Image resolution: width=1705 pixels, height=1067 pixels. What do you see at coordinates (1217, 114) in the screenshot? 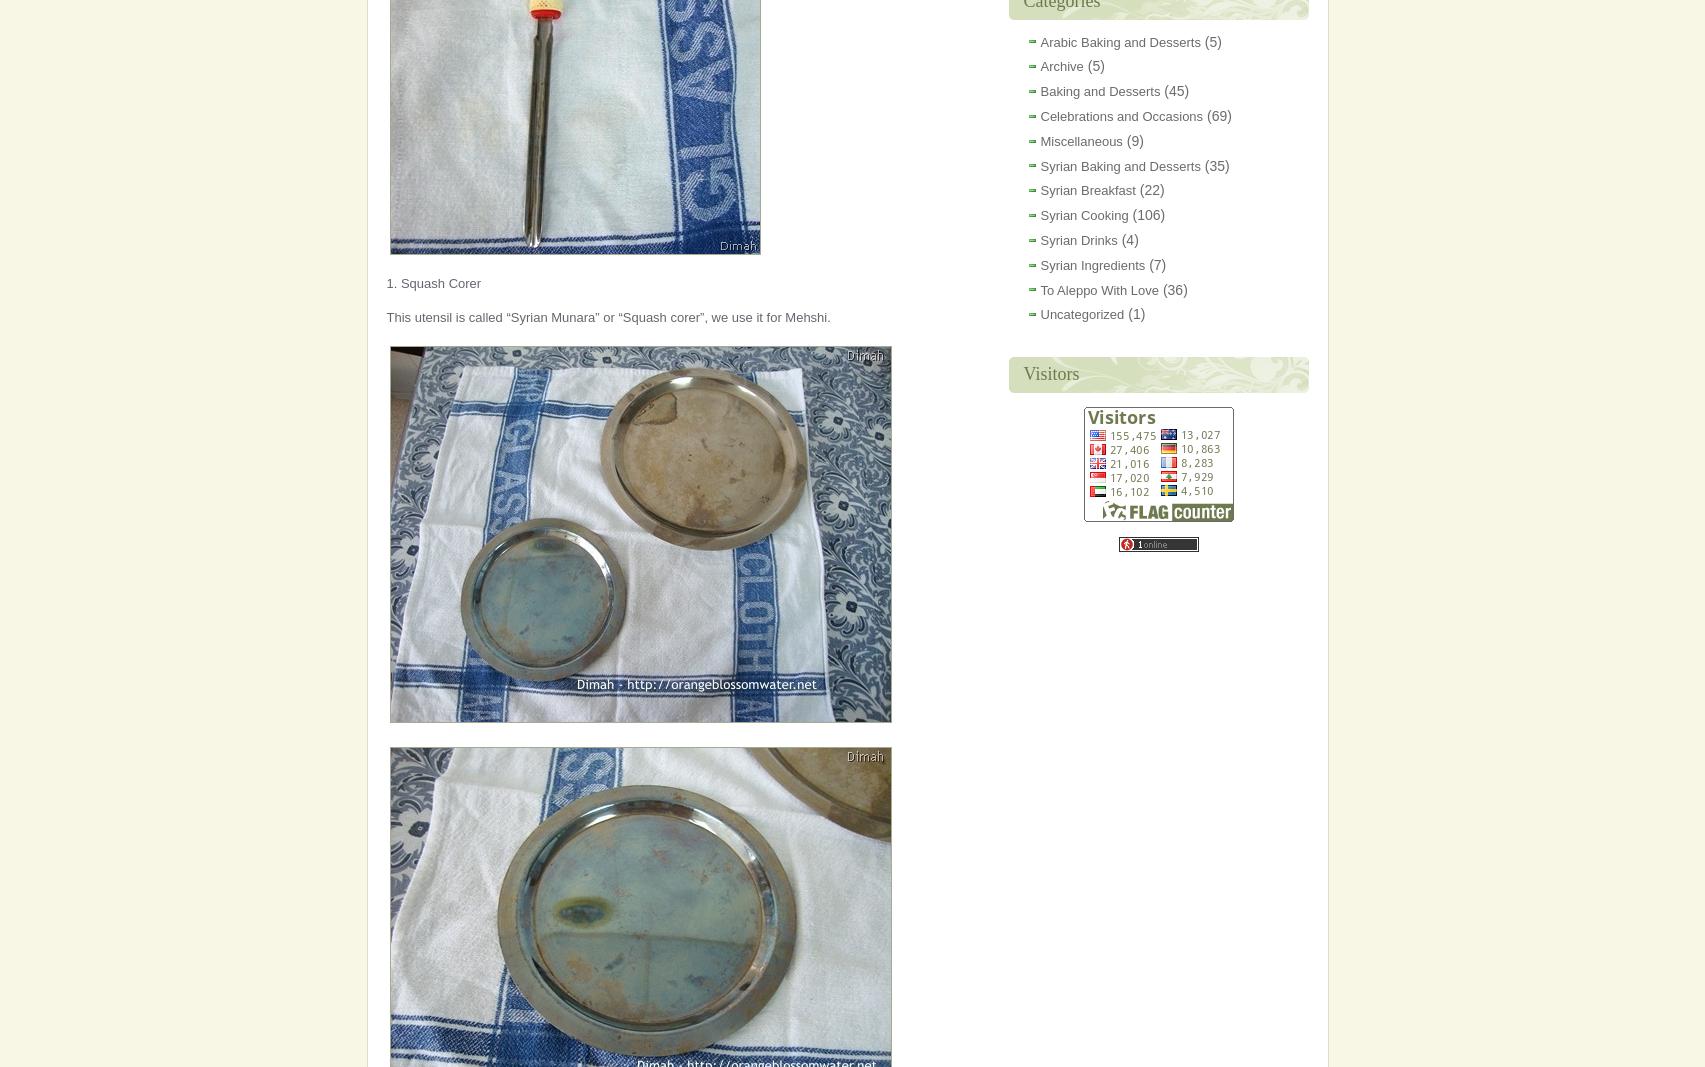
I see `'(69)'` at bounding box center [1217, 114].